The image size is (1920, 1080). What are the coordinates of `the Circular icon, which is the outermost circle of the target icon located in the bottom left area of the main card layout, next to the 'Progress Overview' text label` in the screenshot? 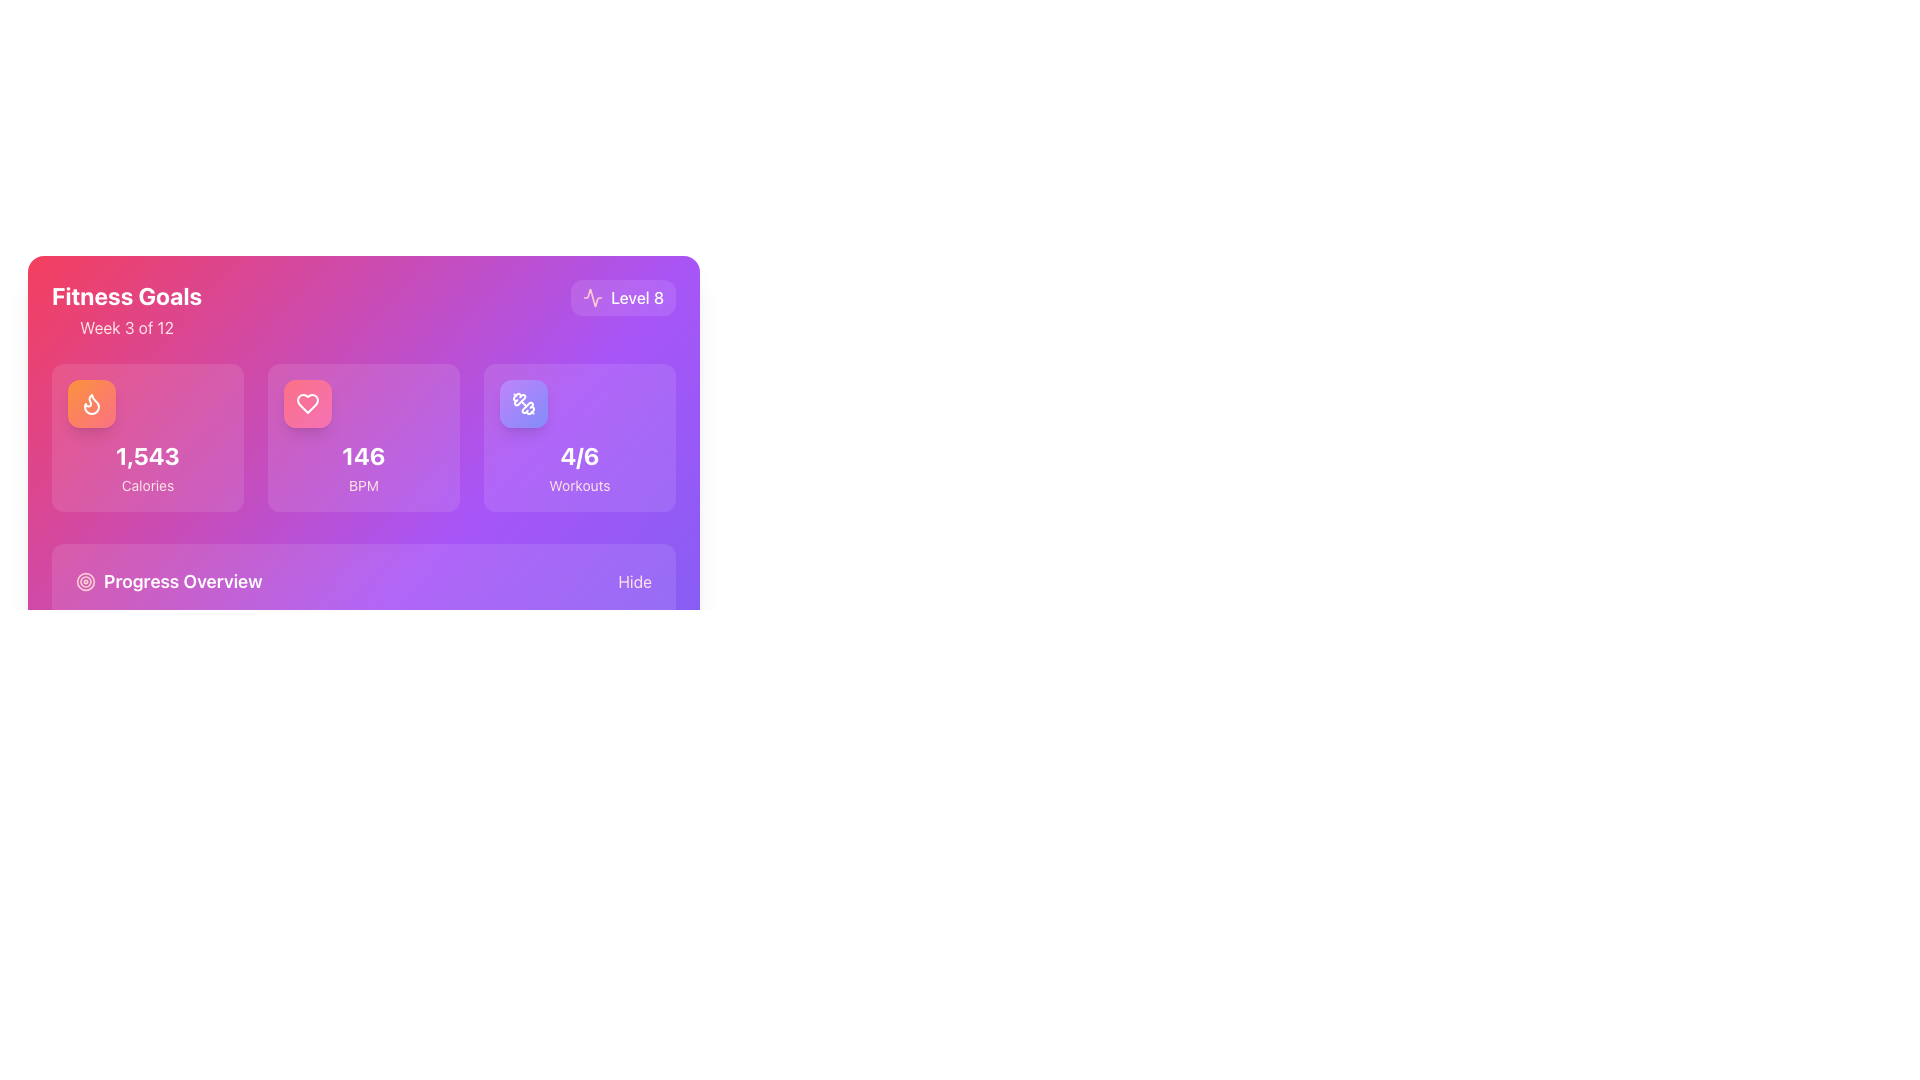 It's located at (85, 582).